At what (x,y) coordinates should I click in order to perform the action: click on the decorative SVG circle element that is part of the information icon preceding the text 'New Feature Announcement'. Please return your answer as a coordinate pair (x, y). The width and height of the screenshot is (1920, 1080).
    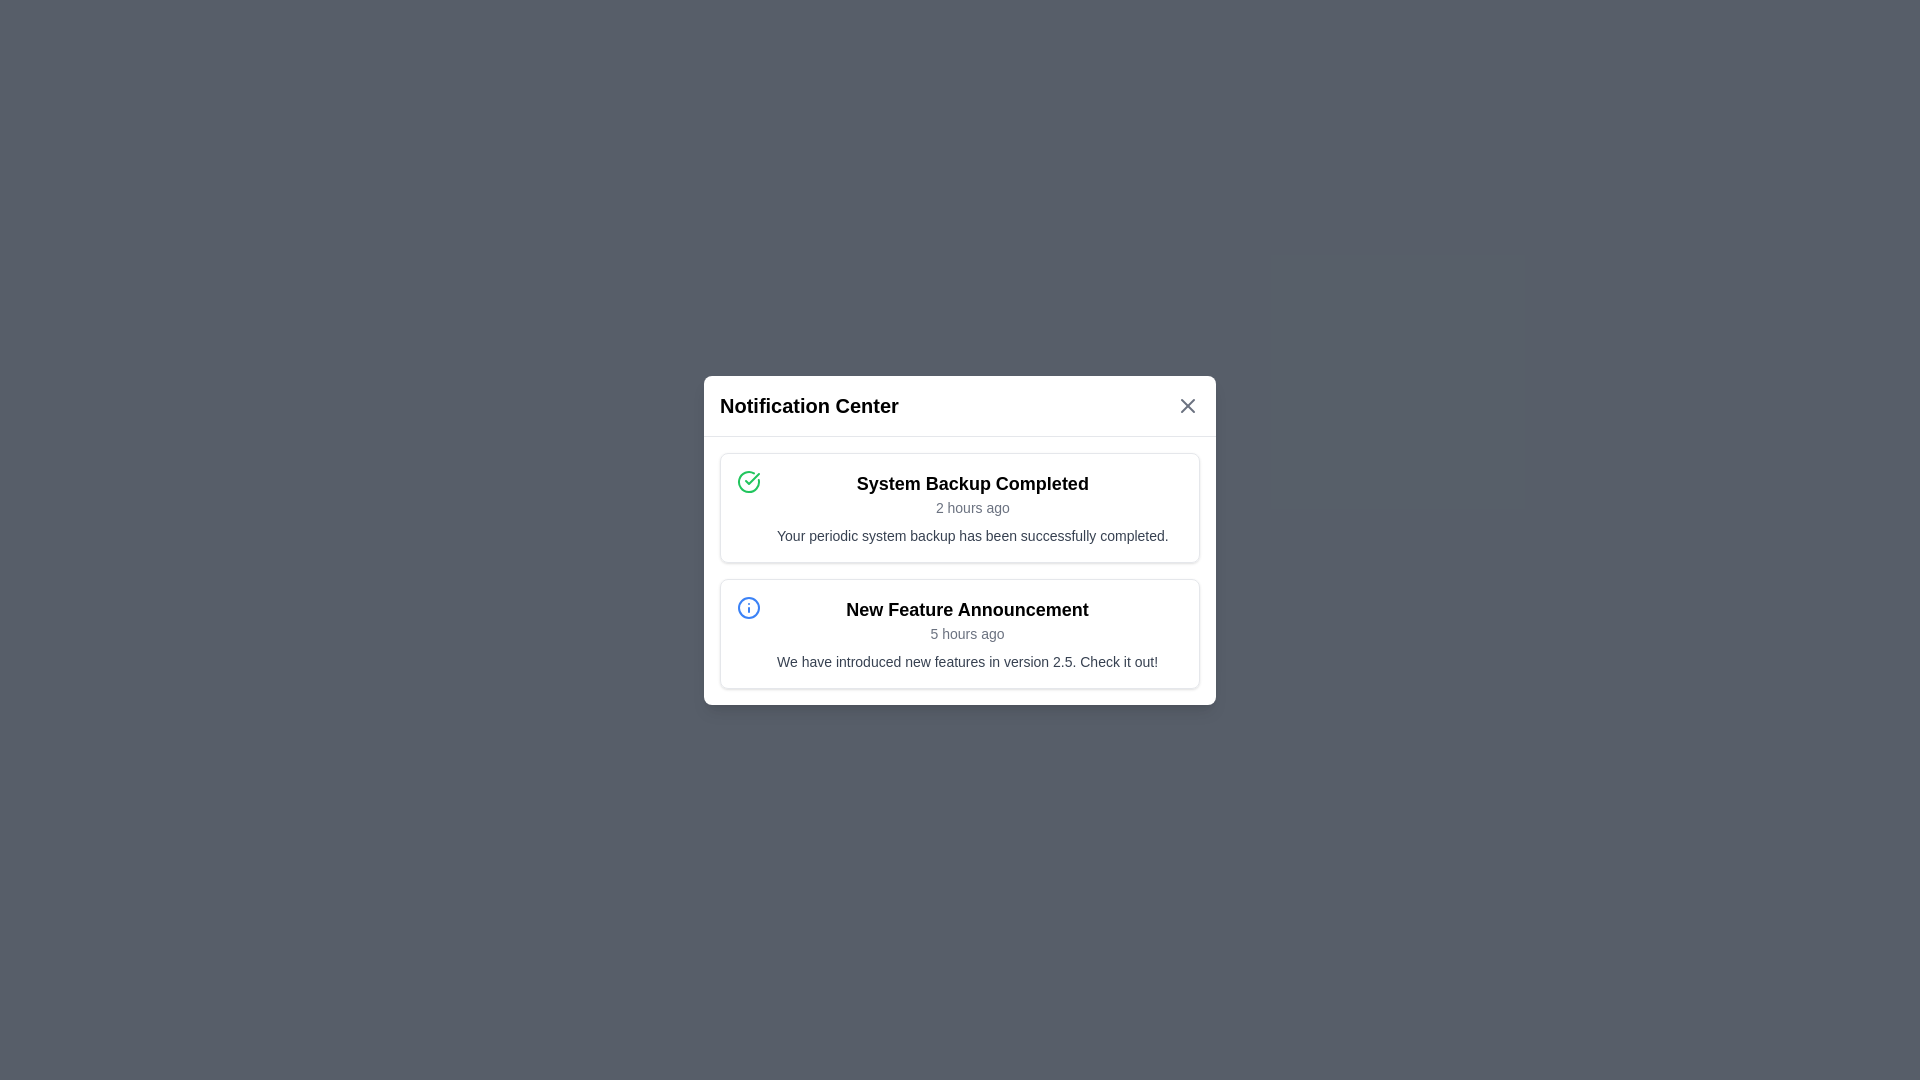
    Looking at the image, I should click on (747, 606).